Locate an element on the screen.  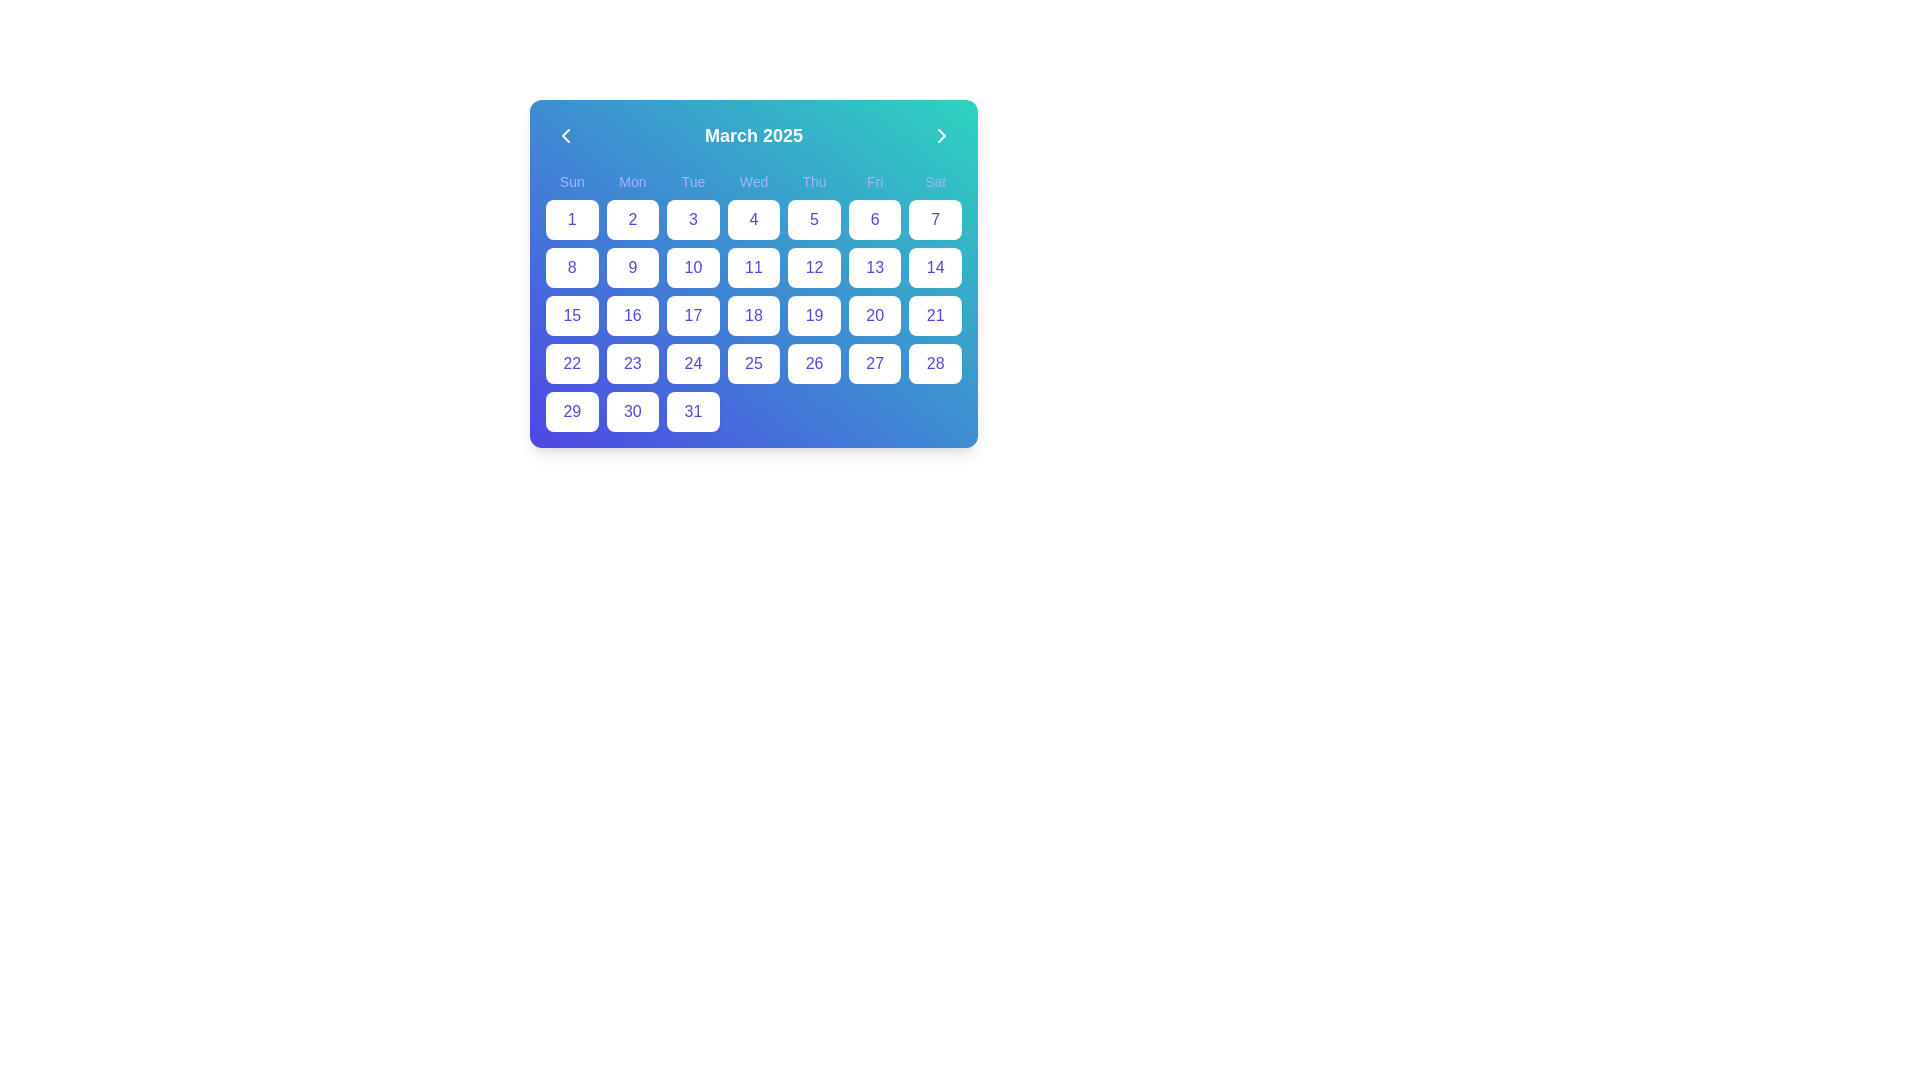
the clickable calendar day button labeled '12' in the March 2025 calendar is located at coordinates (814, 266).